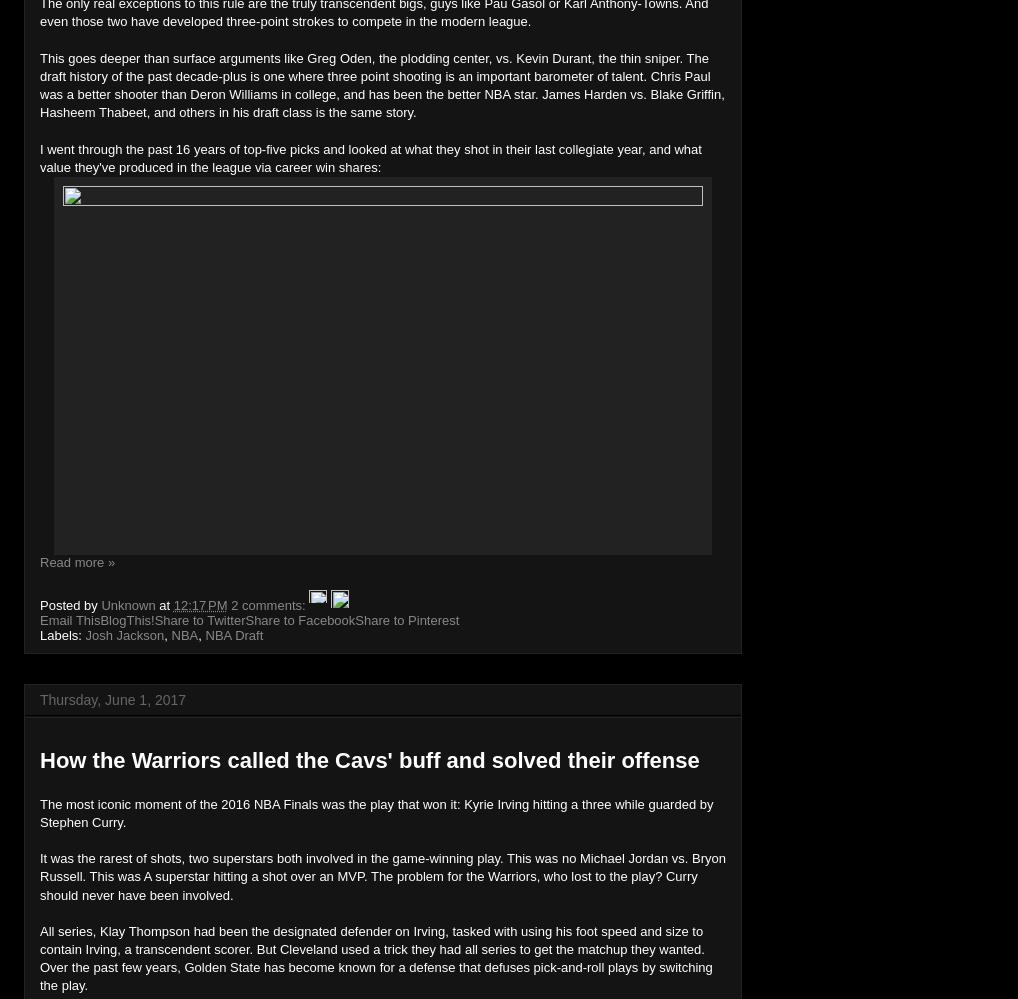 The width and height of the screenshot is (1018, 999). I want to click on 'Share to Facebook', so click(300, 618).